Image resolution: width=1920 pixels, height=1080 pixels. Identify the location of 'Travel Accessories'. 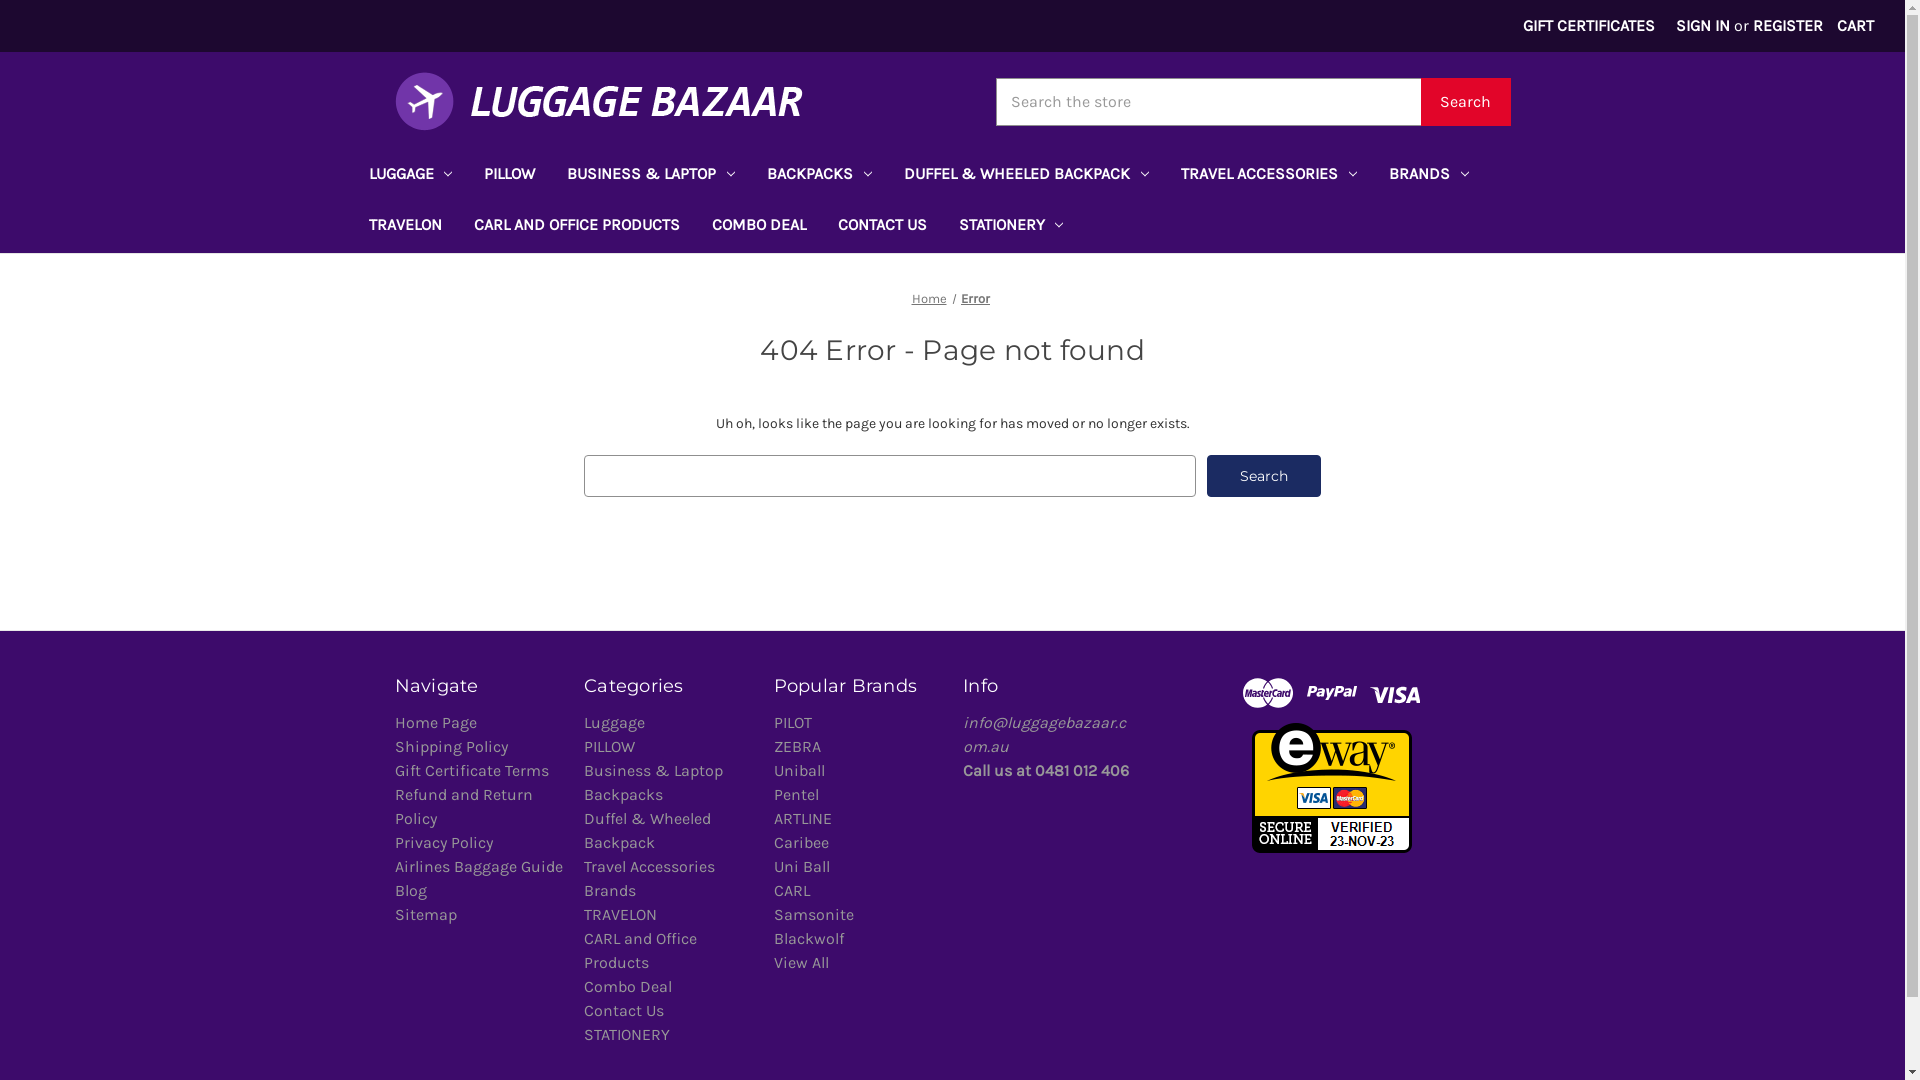
(583, 865).